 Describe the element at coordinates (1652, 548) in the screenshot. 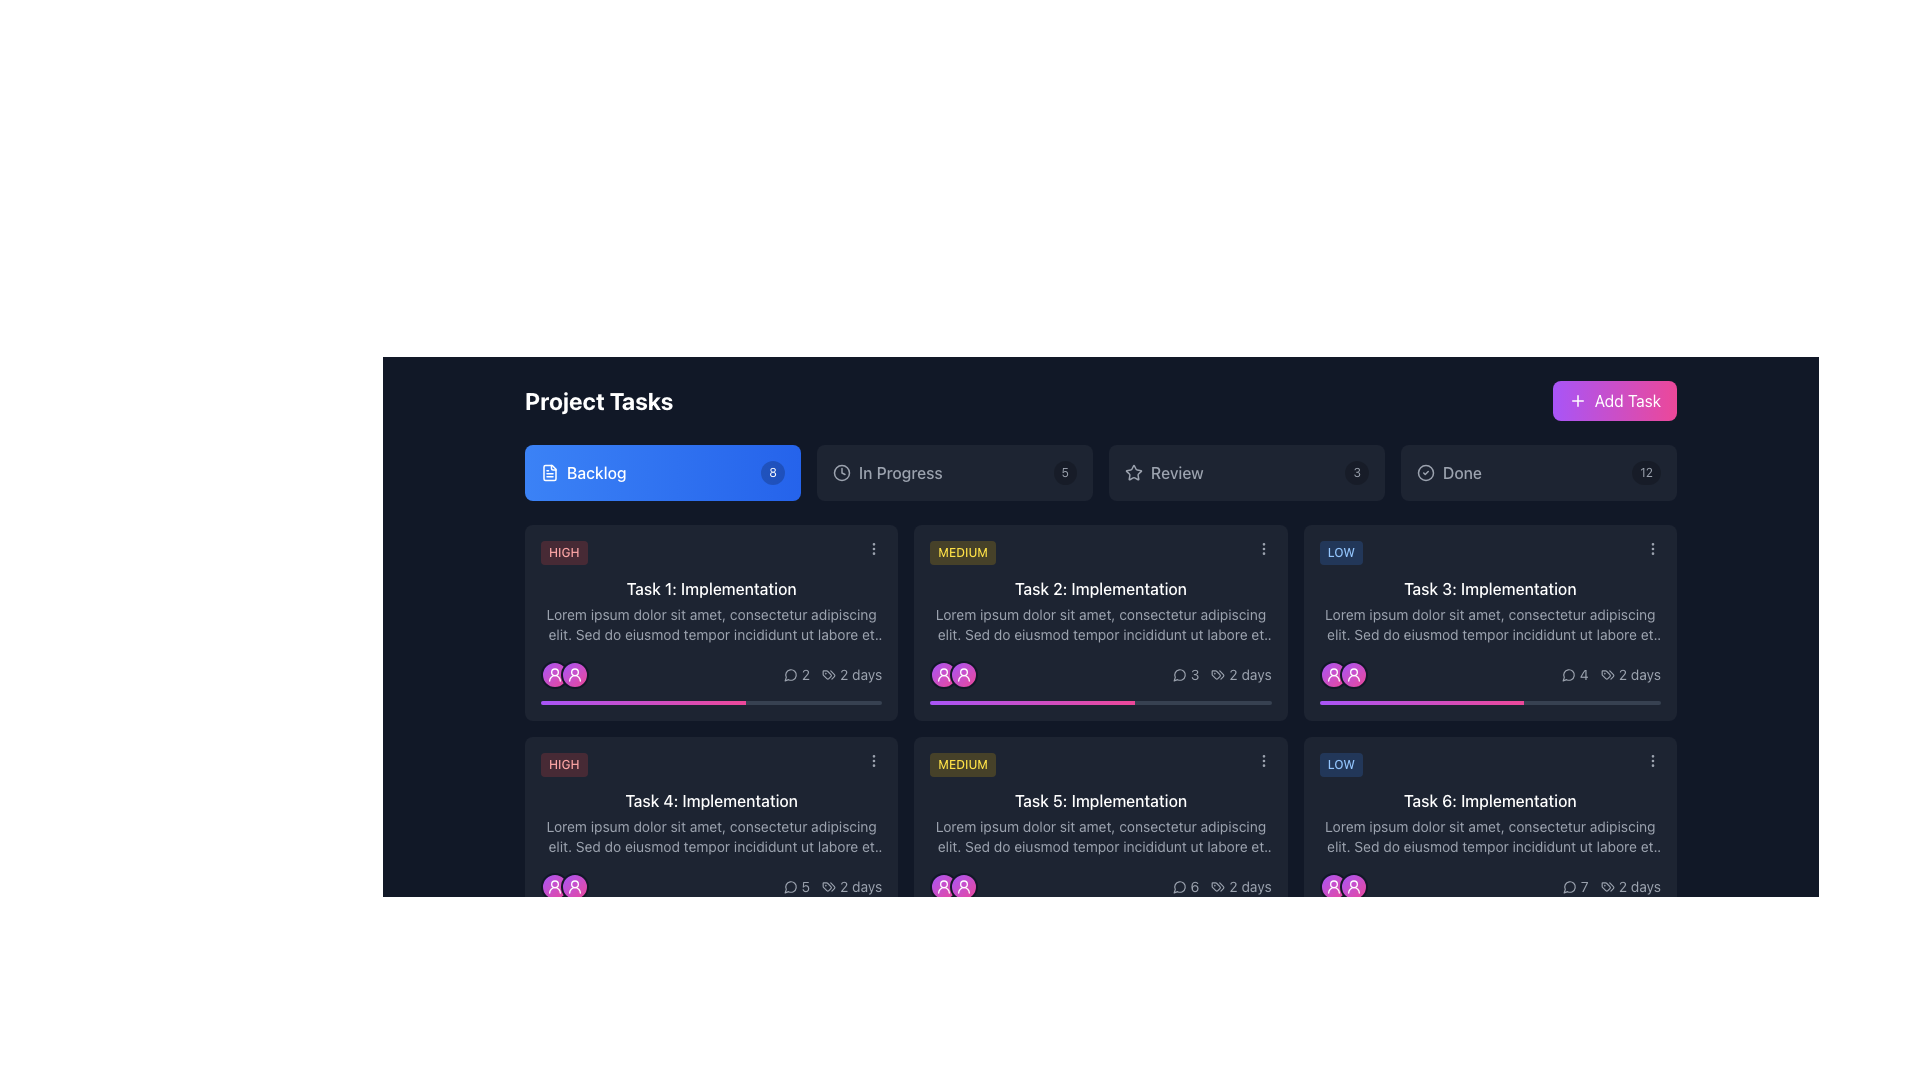

I see `the button with three vertically aligned light gray dots located in the upper-right corner of the task card labeled 'Task 3: Implementation'` at that location.